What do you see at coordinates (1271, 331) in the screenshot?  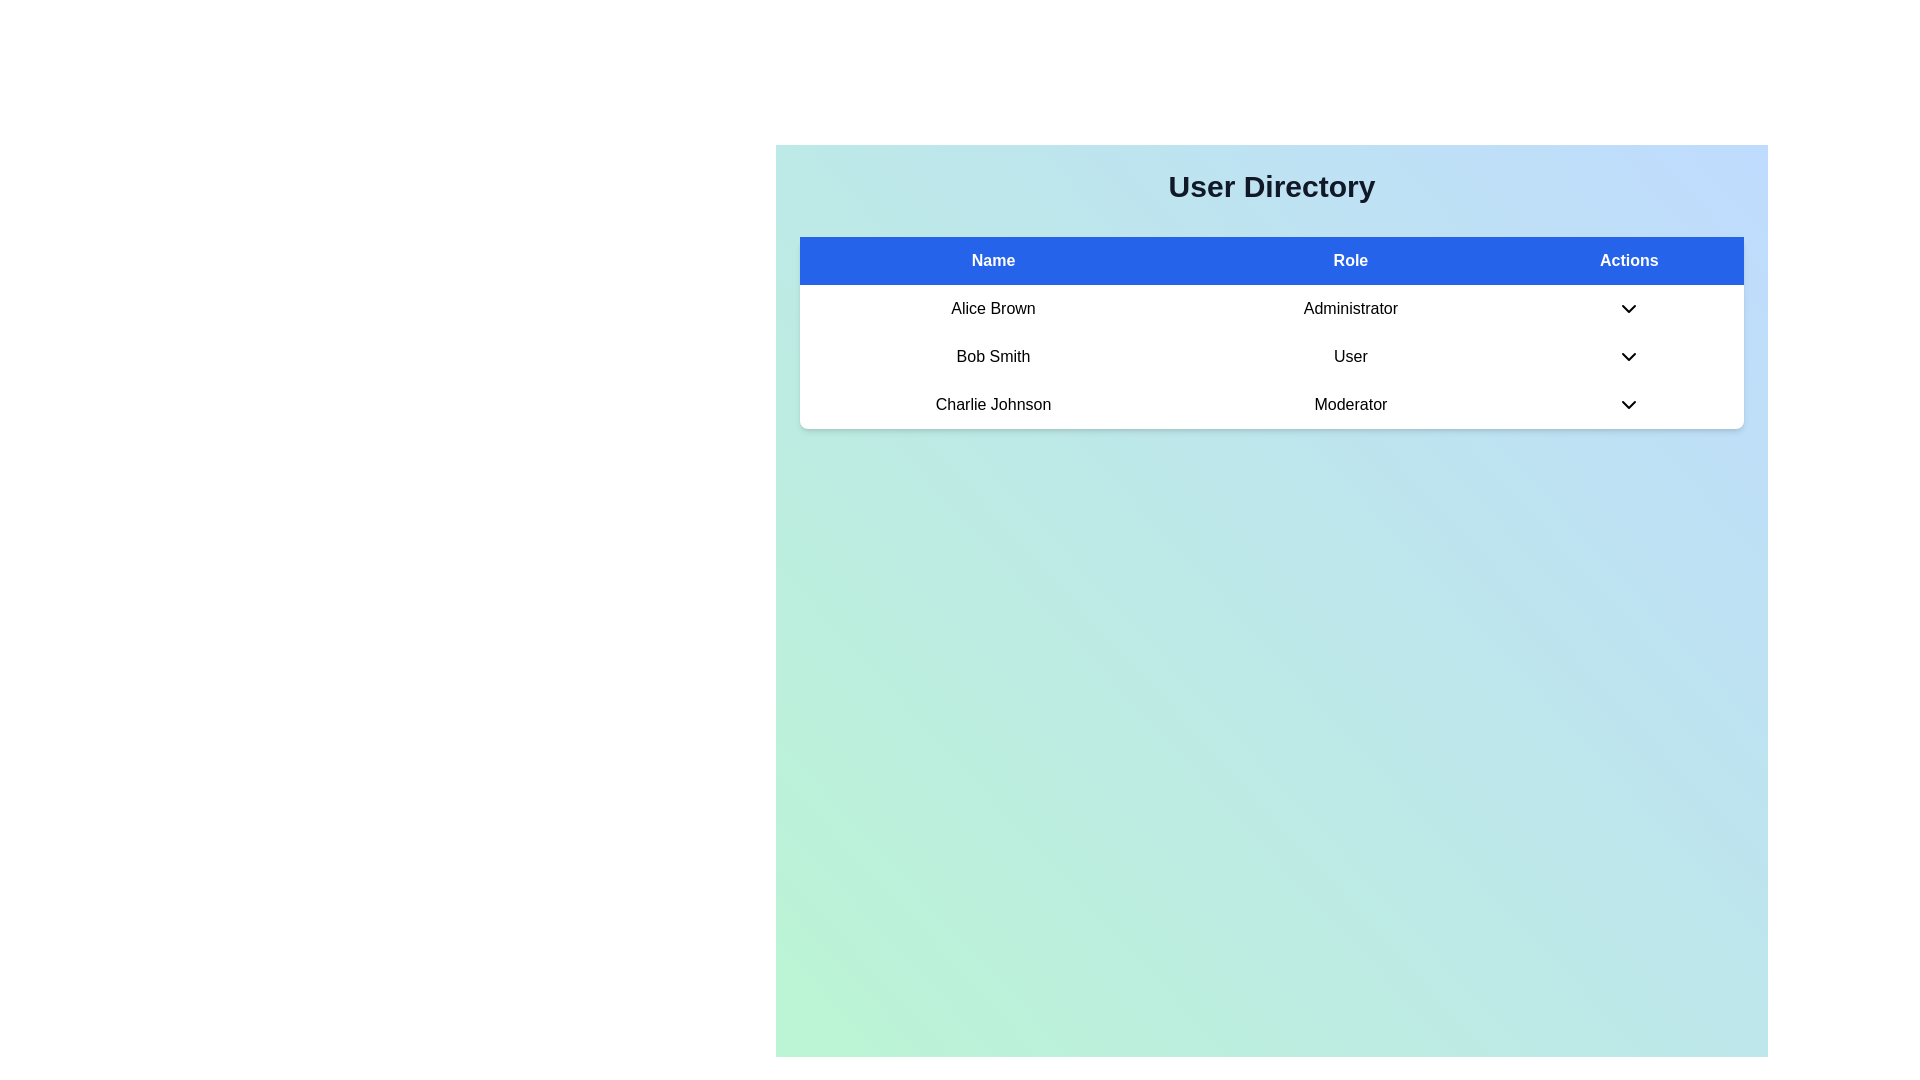 I see `the 'Role' table cell in the second row of the 'User Directory' table by moving to its center point` at bounding box center [1271, 331].